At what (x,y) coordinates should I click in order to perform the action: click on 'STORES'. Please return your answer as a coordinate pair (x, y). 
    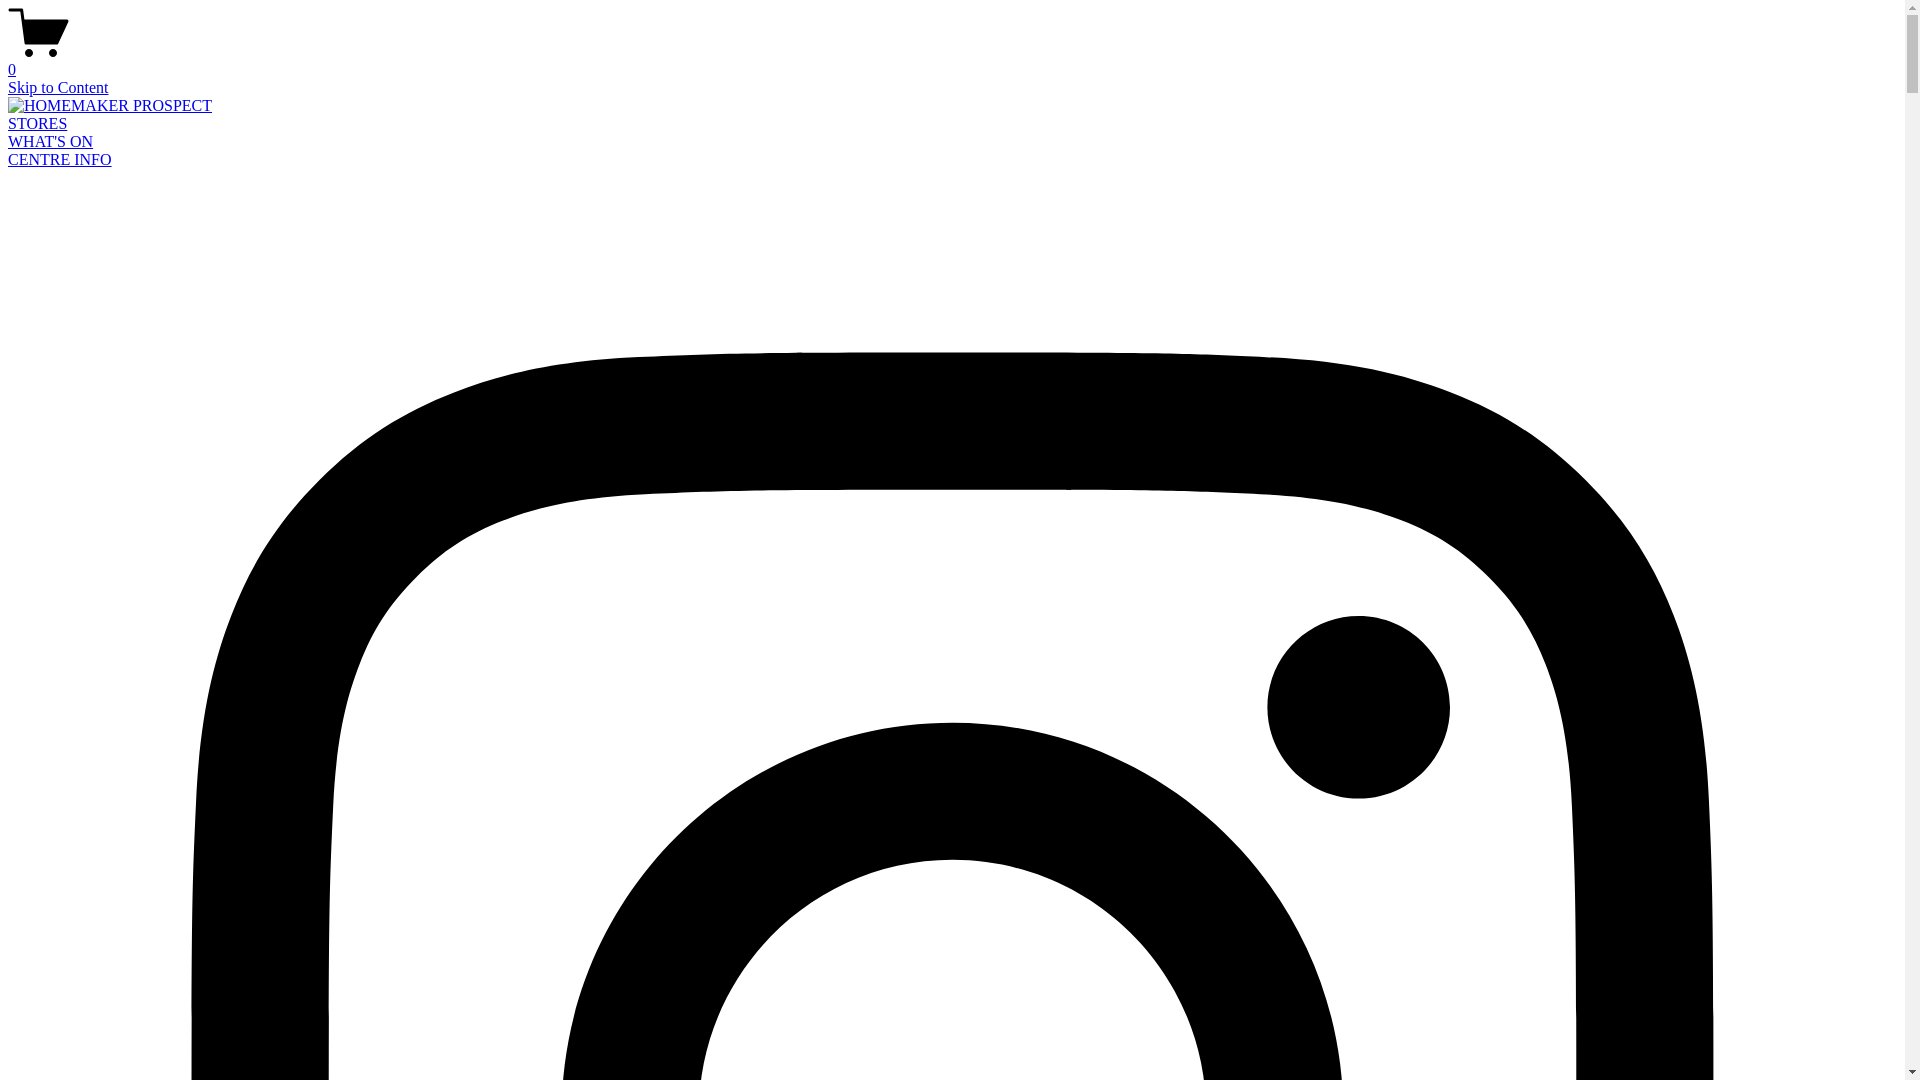
    Looking at the image, I should click on (8, 123).